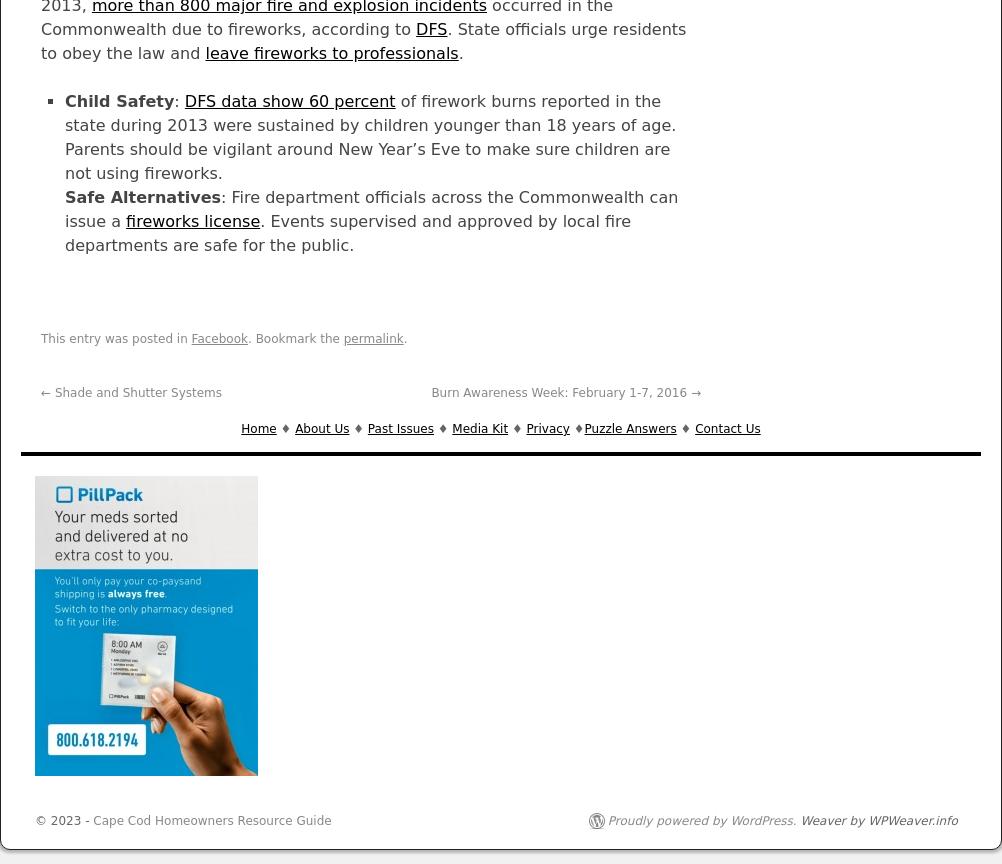 The image size is (1002, 864). What do you see at coordinates (288, 101) in the screenshot?
I see `'DFS data show 60 percent'` at bounding box center [288, 101].